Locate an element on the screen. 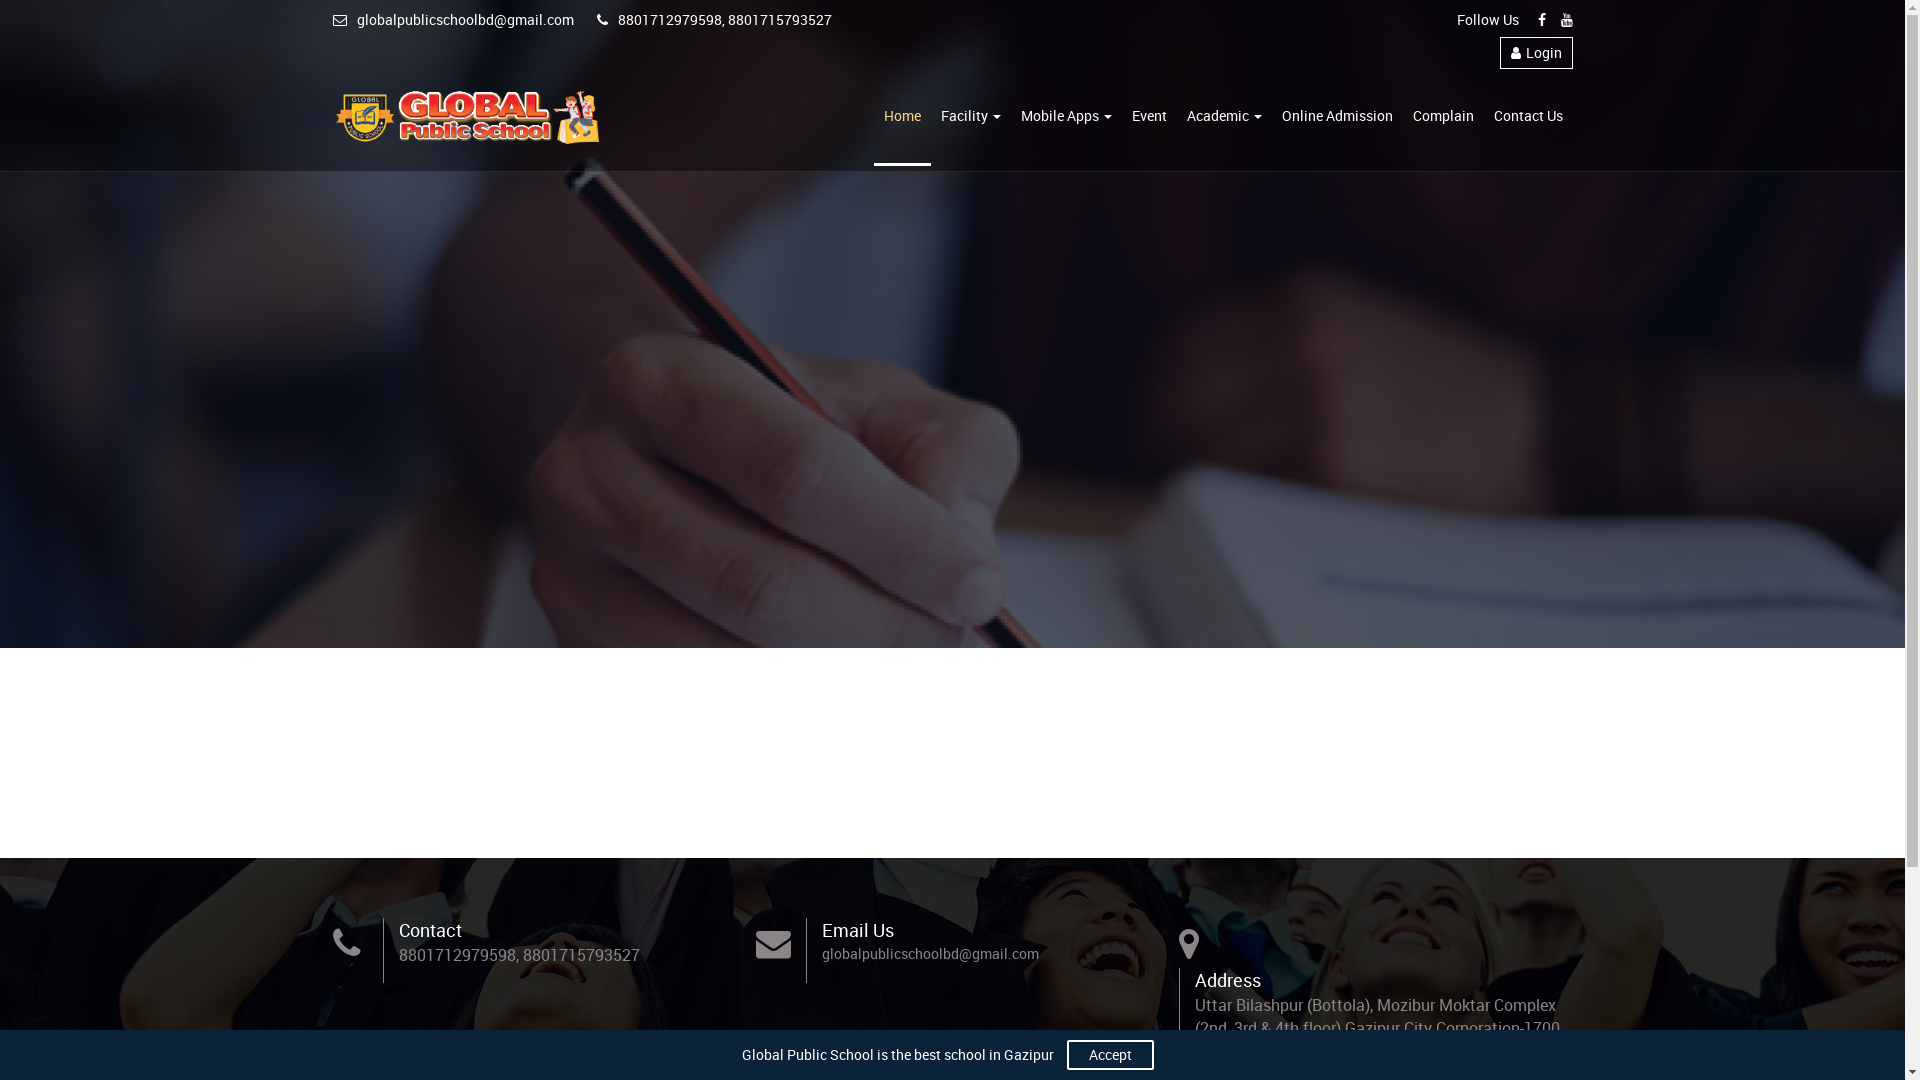  'Academic' is located at coordinates (1222, 117).